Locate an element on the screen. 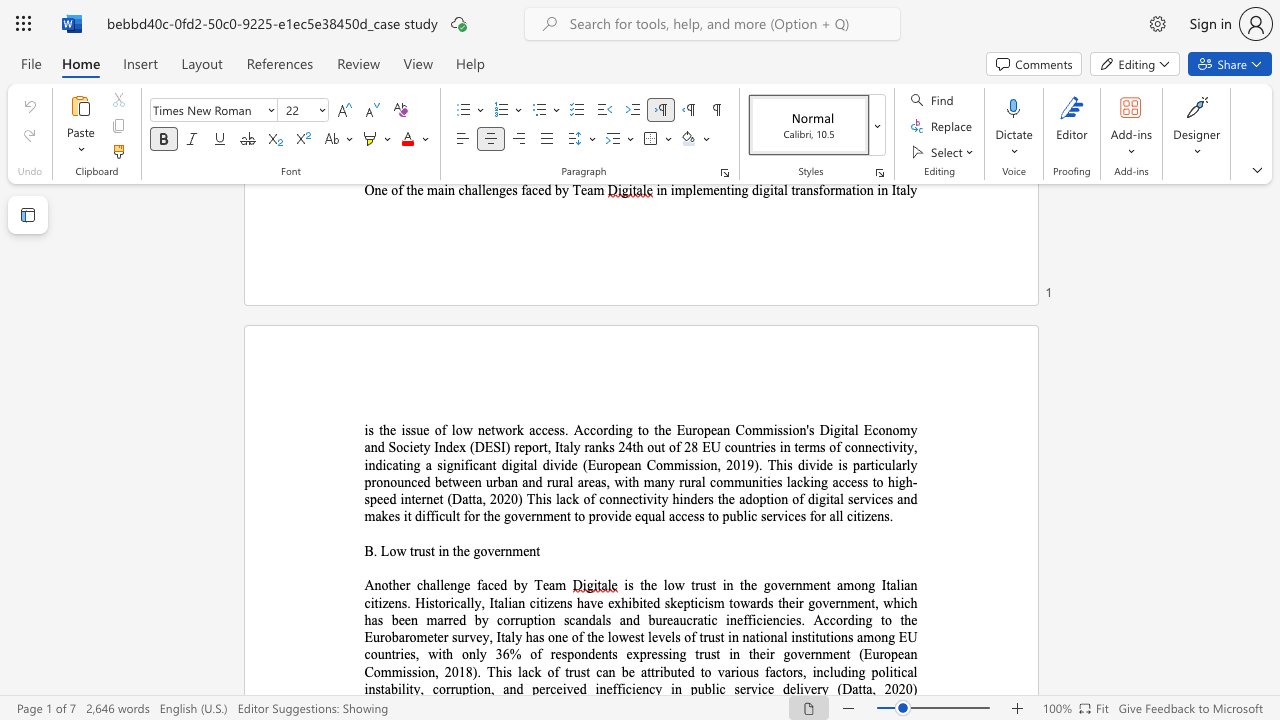 The height and width of the screenshot is (720, 1280). the subset text "buted" within the text "tributed to" is located at coordinates (663, 672).